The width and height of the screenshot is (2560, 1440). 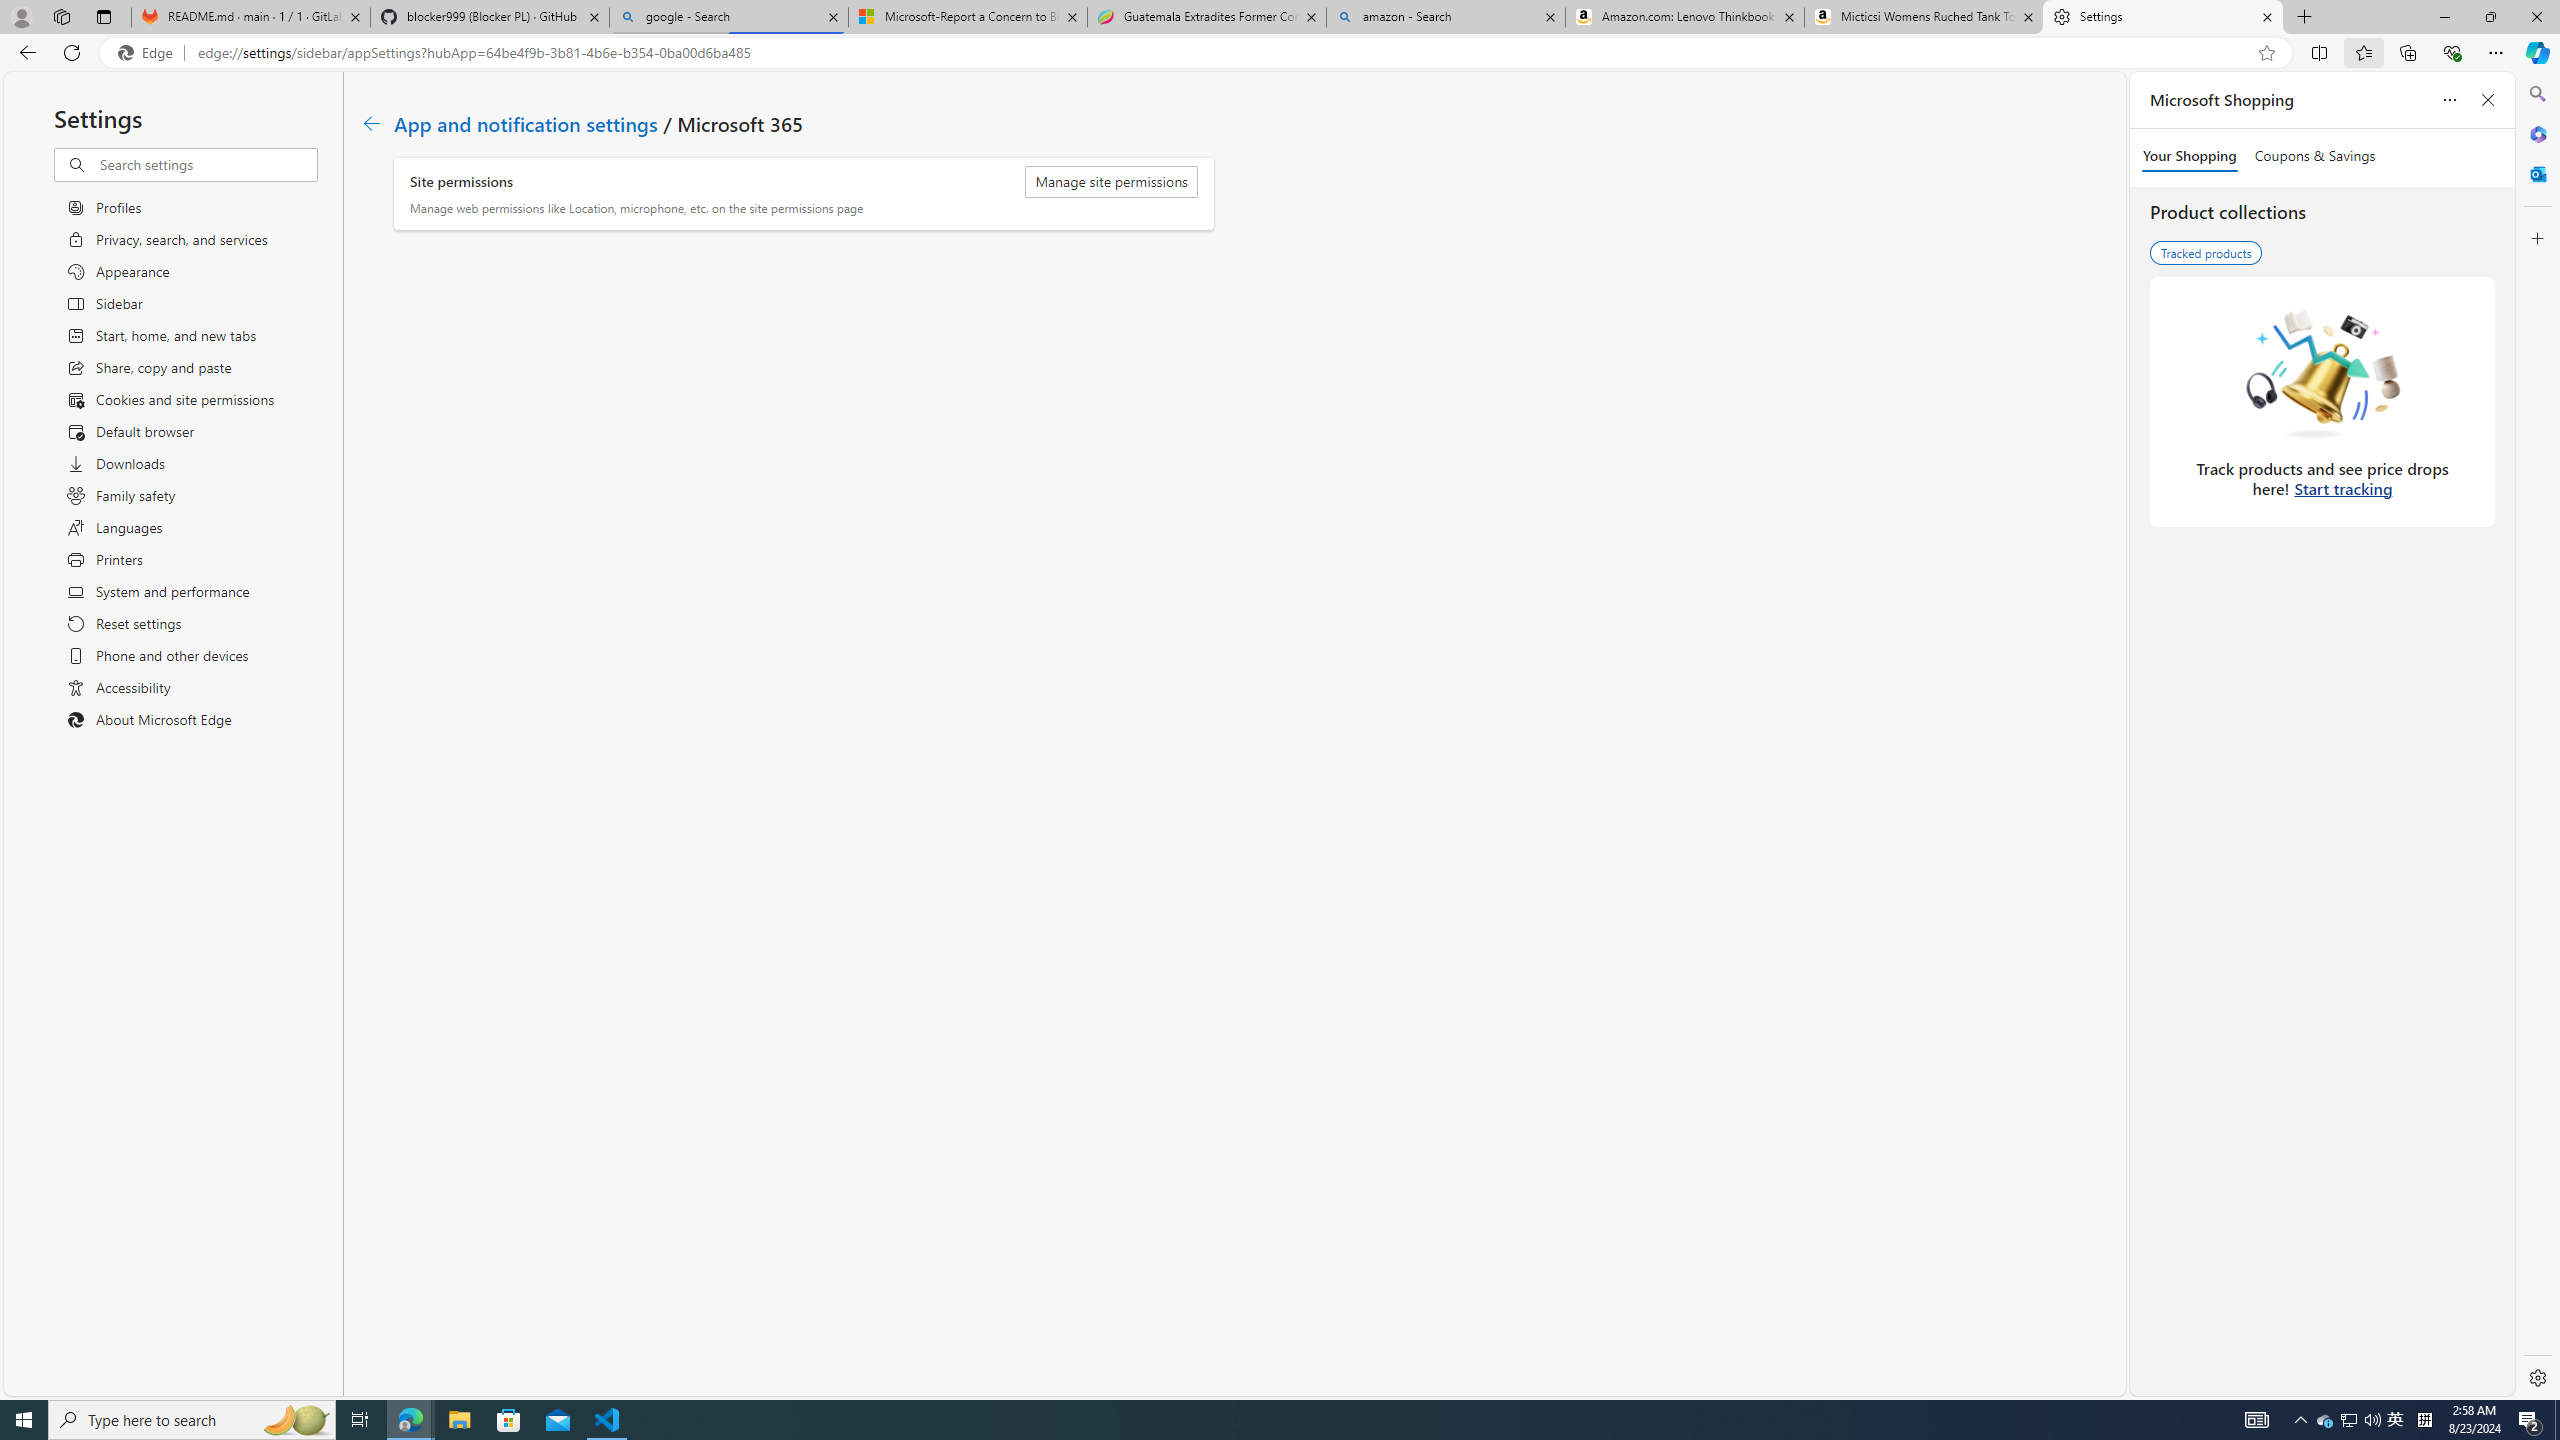 I want to click on 'Manage site permissions', so click(x=1110, y=181).